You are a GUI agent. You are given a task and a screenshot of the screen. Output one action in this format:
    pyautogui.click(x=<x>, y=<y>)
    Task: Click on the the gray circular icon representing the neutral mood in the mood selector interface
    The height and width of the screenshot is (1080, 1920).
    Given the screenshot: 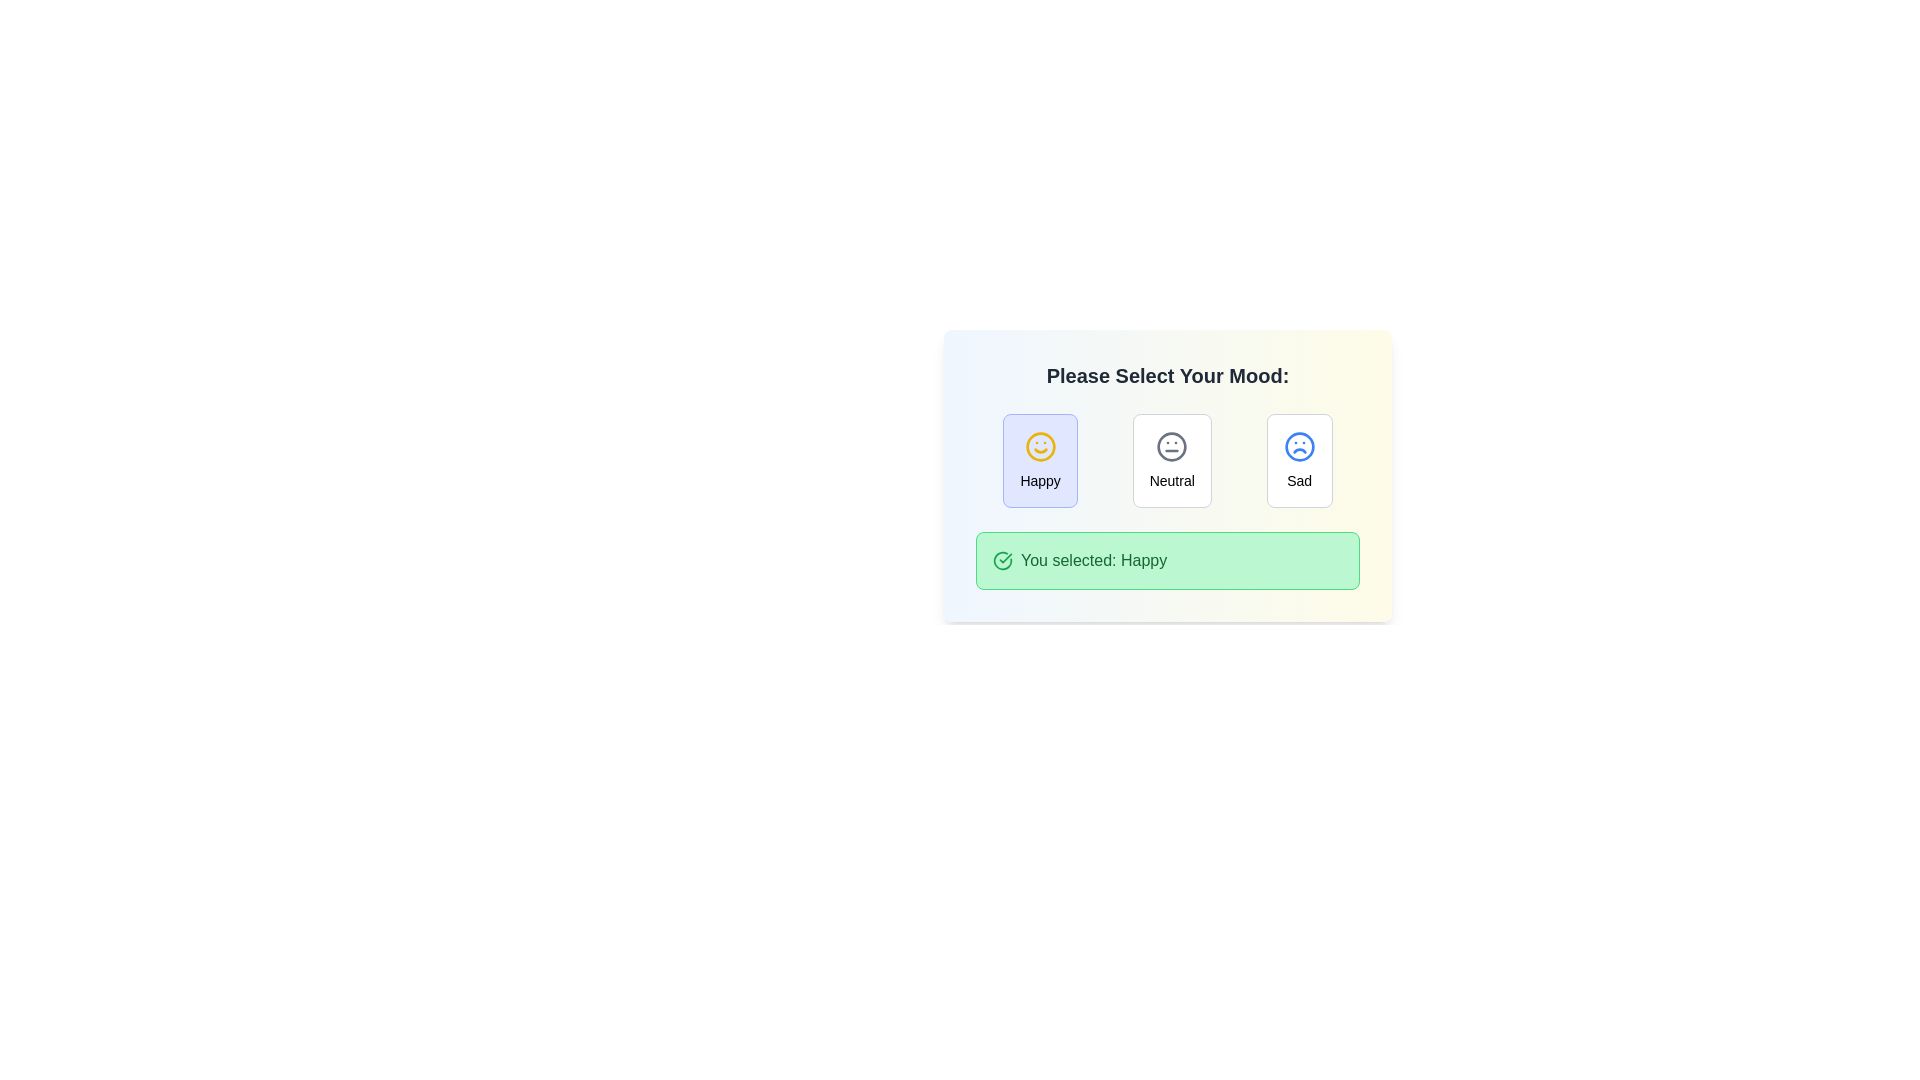 What is the action you would take?
    pyautogui.click(x=1172, y=446)
    